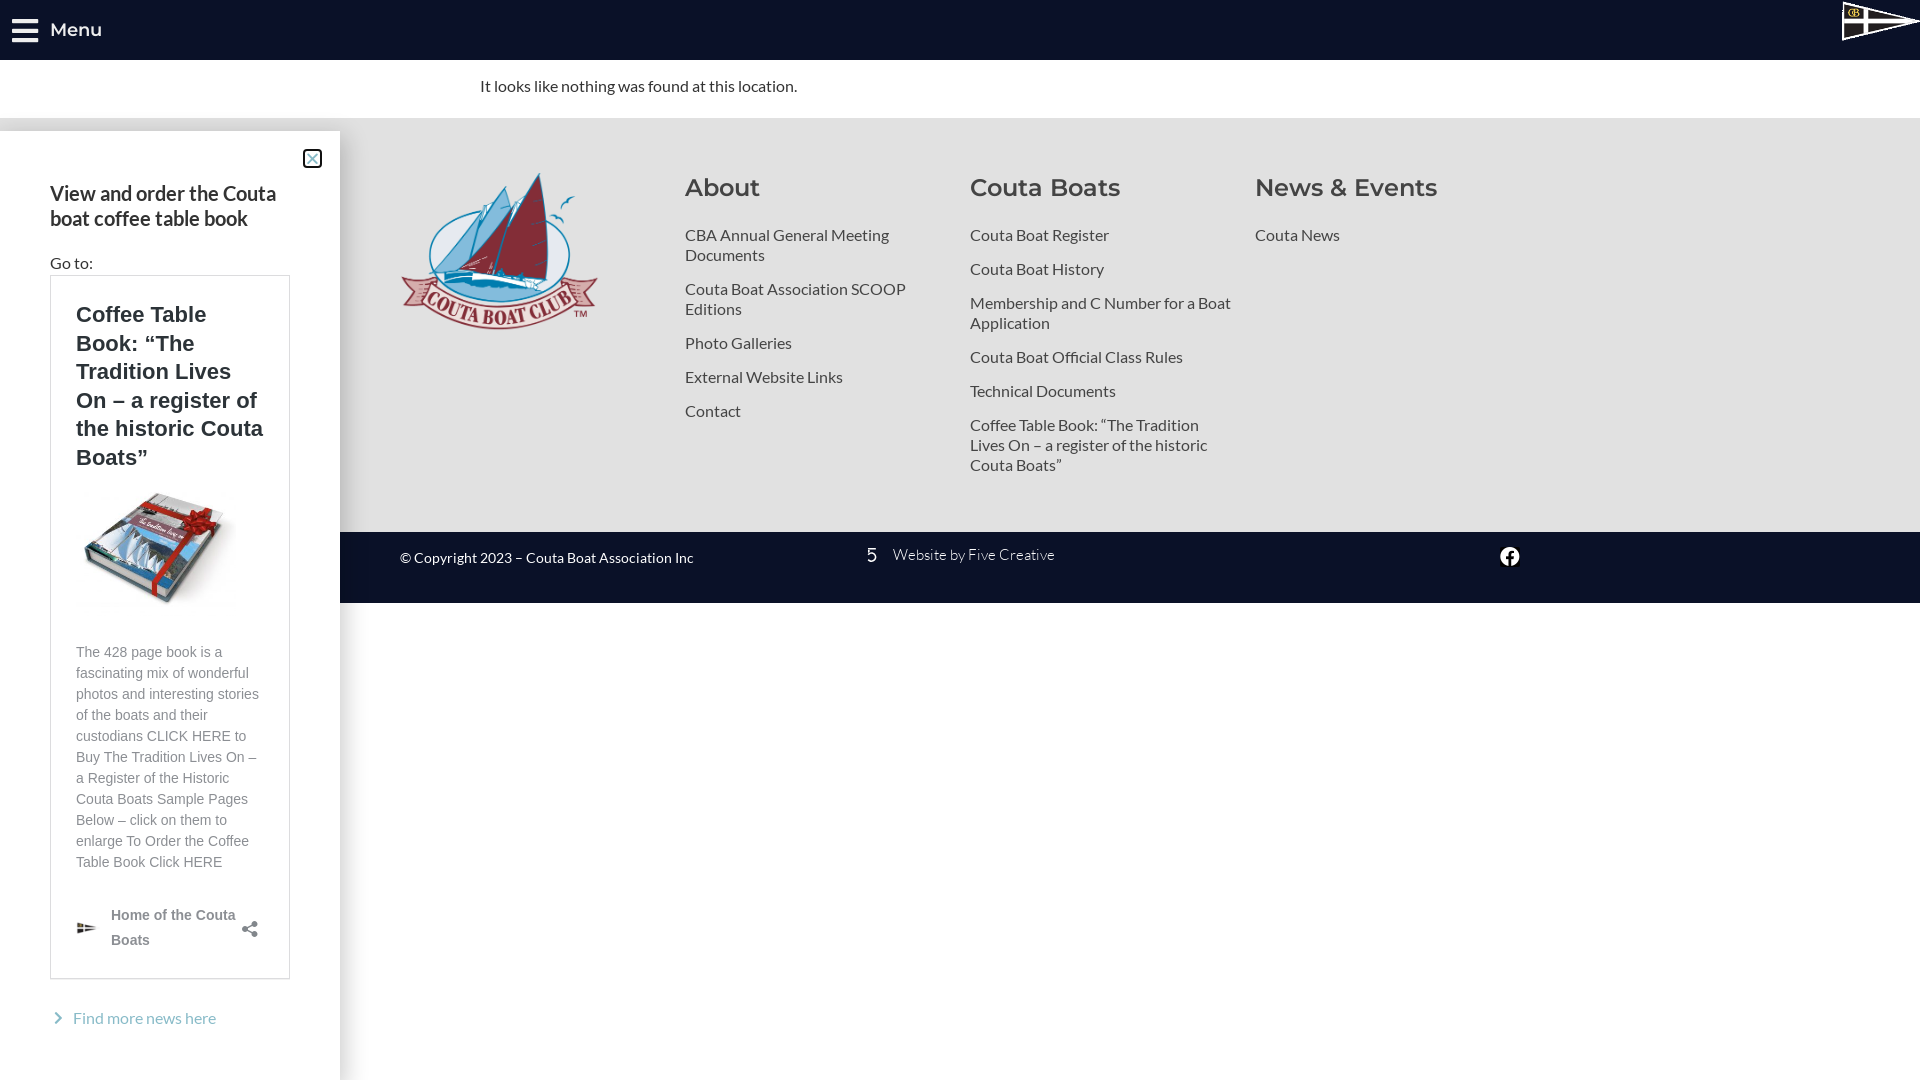 The image size is (1920, 1080). Describe the element at coordinates (1101, 234) in the screenshot. I see `'Couta Boat Register'` at that location.